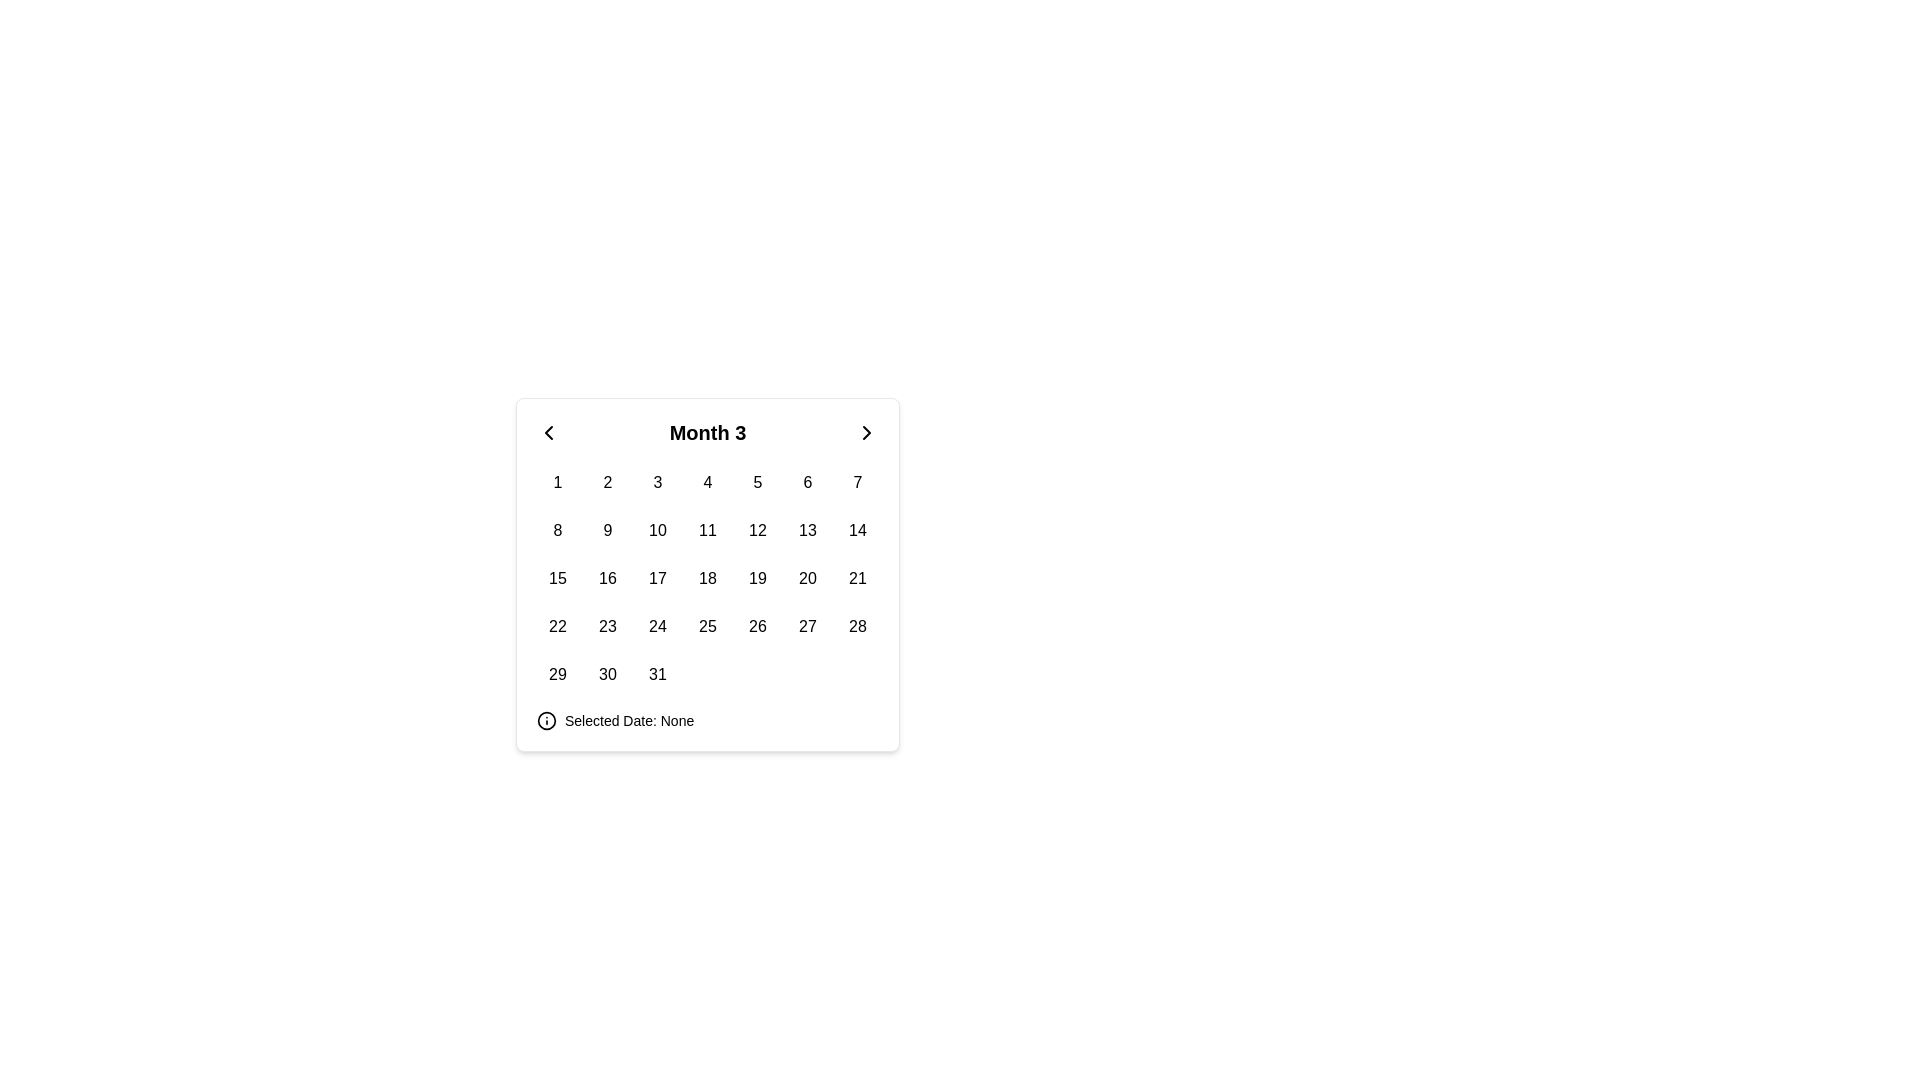  Describe the element at coordinates (757, 578) in the screenshot. I see `the calendar day cell representing the 19th day in the calendar interface under 'Month 3'. This element is visually styled as a button but is non-interactive` at that location.